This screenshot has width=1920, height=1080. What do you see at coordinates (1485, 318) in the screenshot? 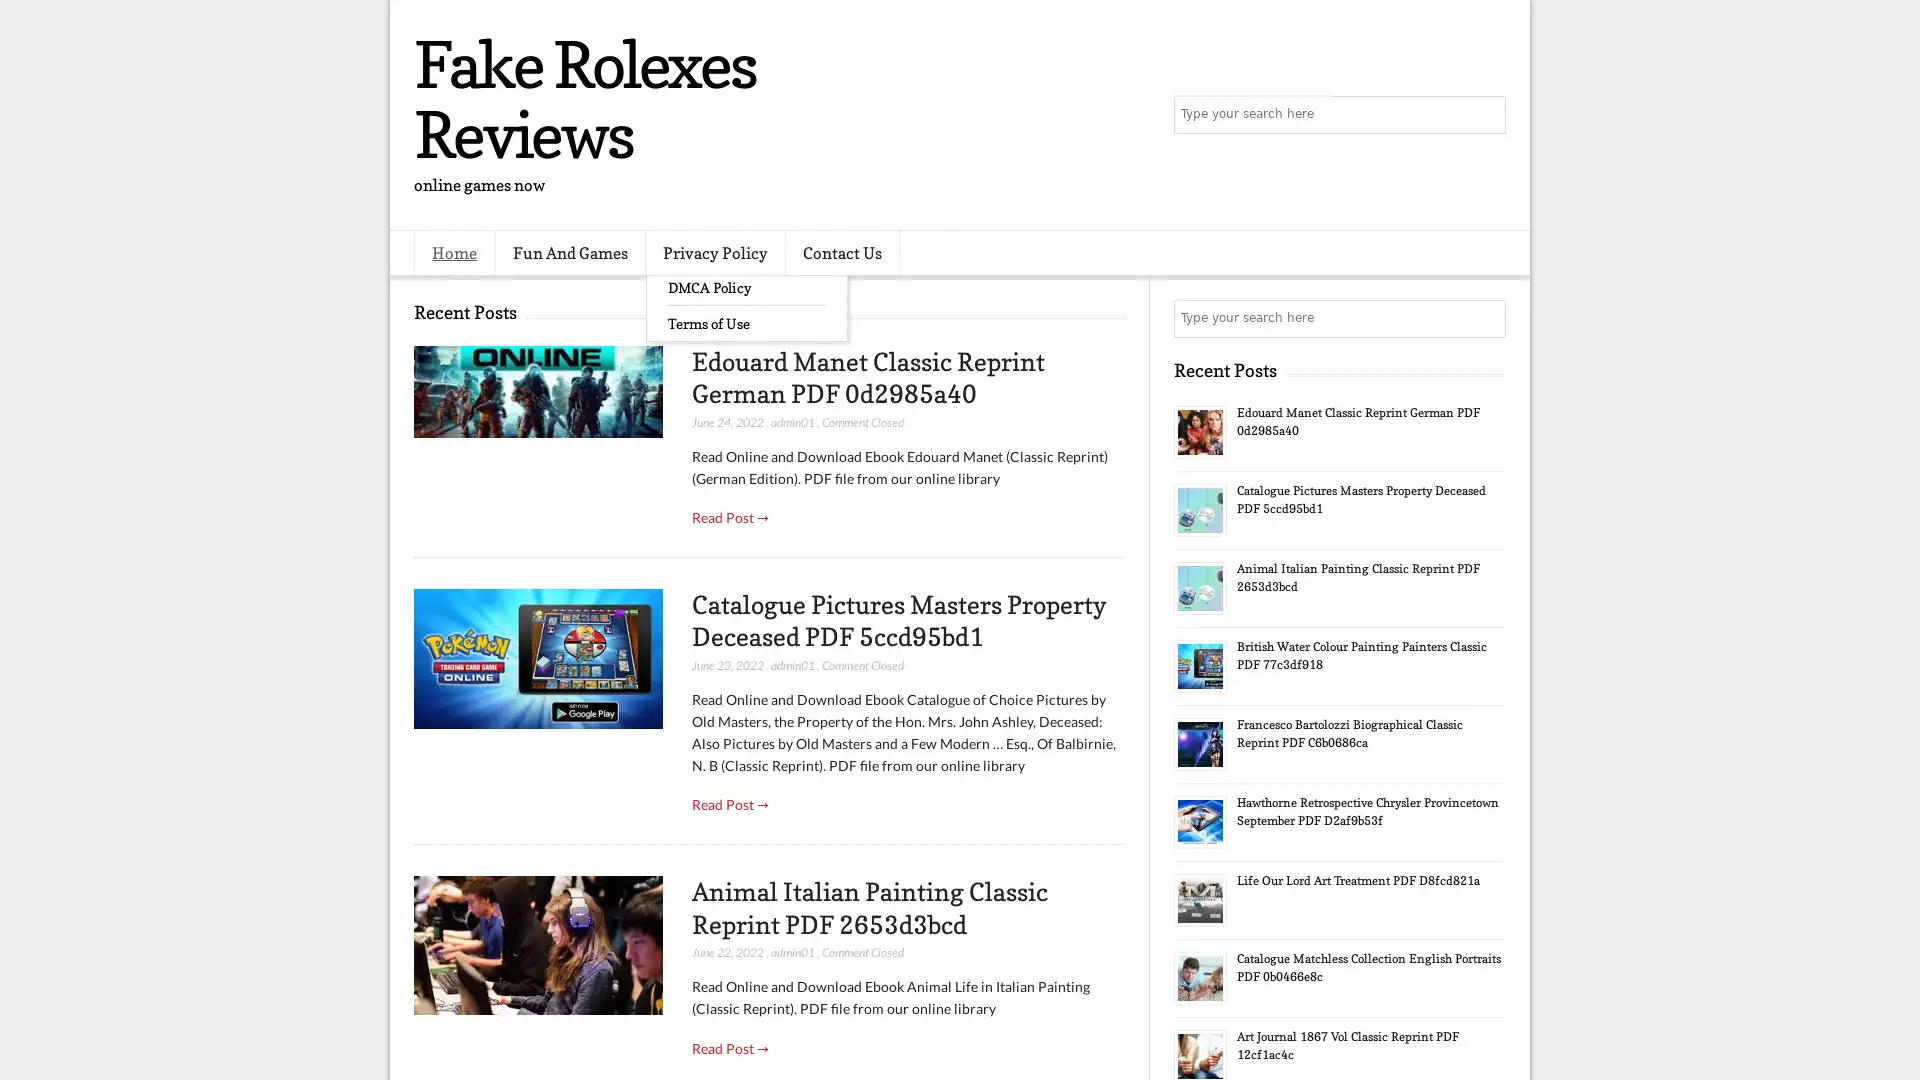
I see `Search` at bounding box center [1485, 318].